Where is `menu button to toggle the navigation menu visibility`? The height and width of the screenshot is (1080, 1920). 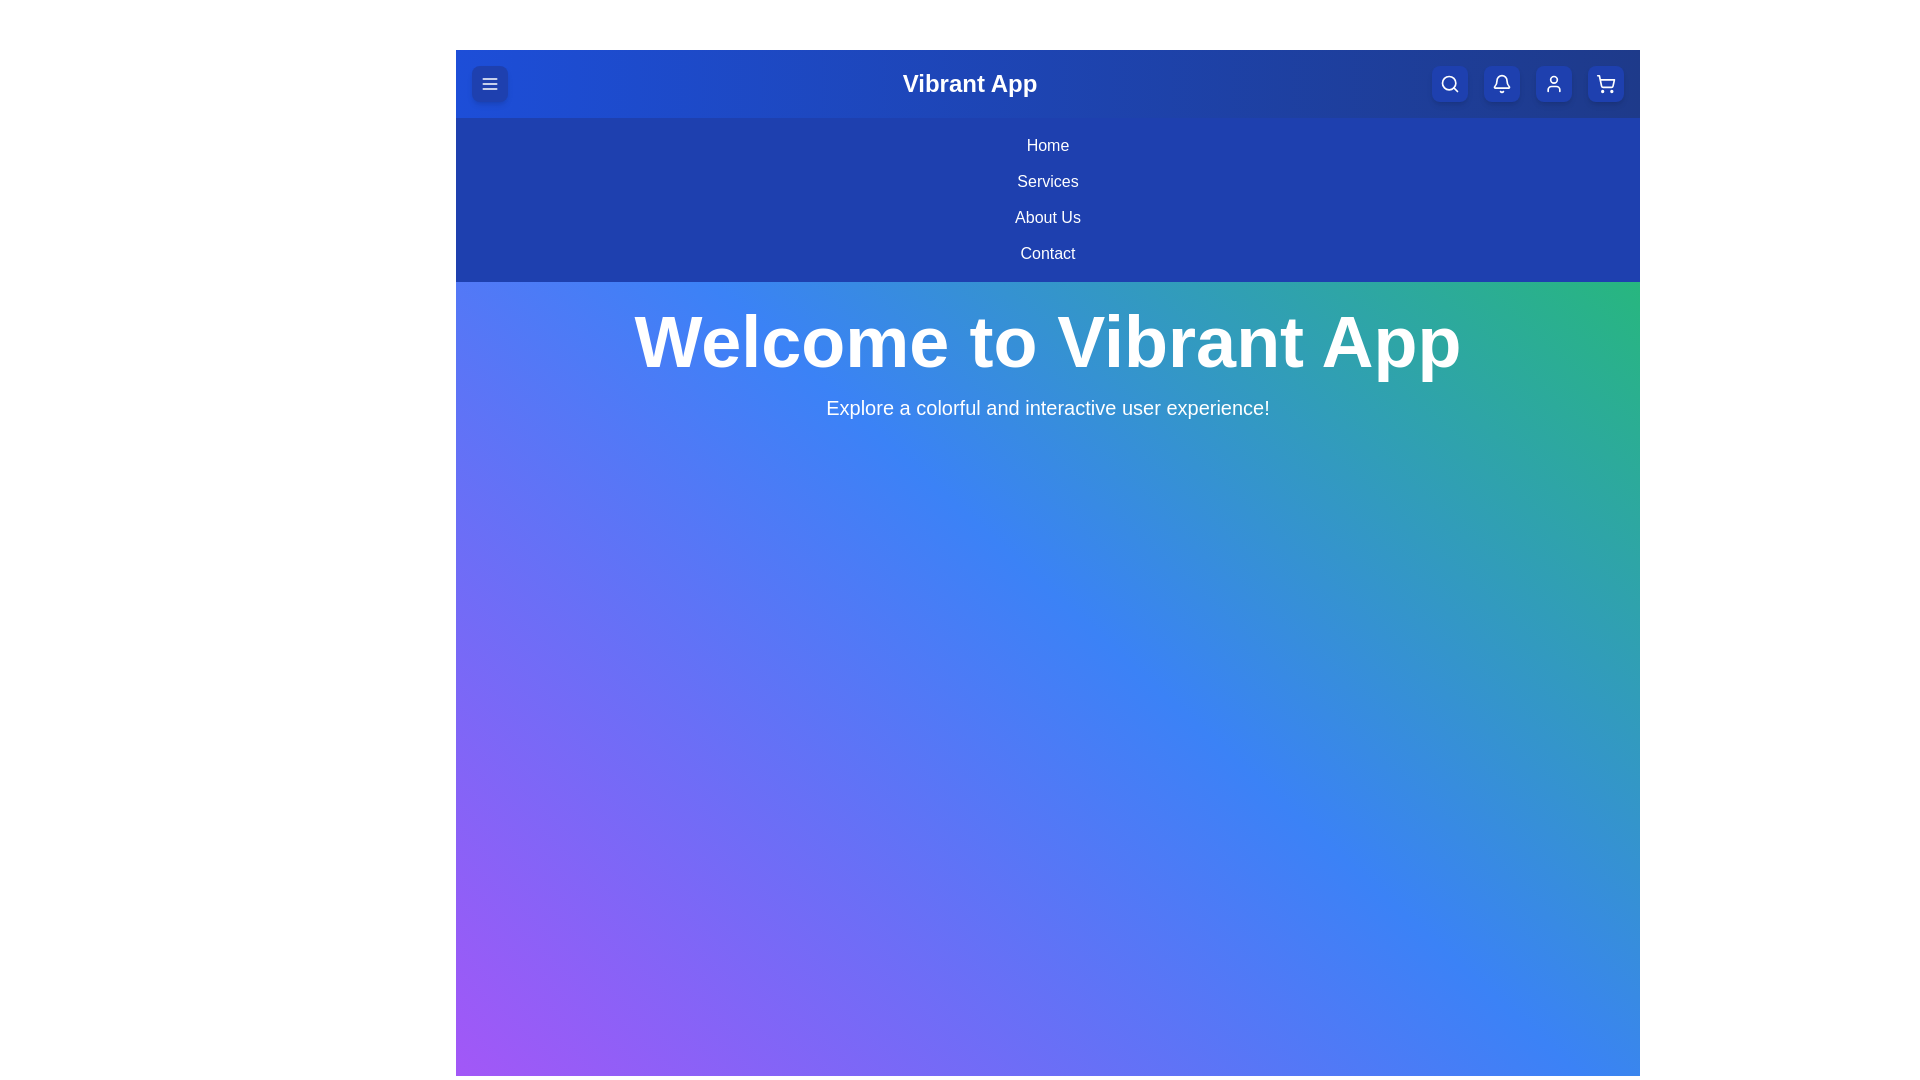 menu button to toggle the navigation menu visibility is located at coordinates (489, 83).